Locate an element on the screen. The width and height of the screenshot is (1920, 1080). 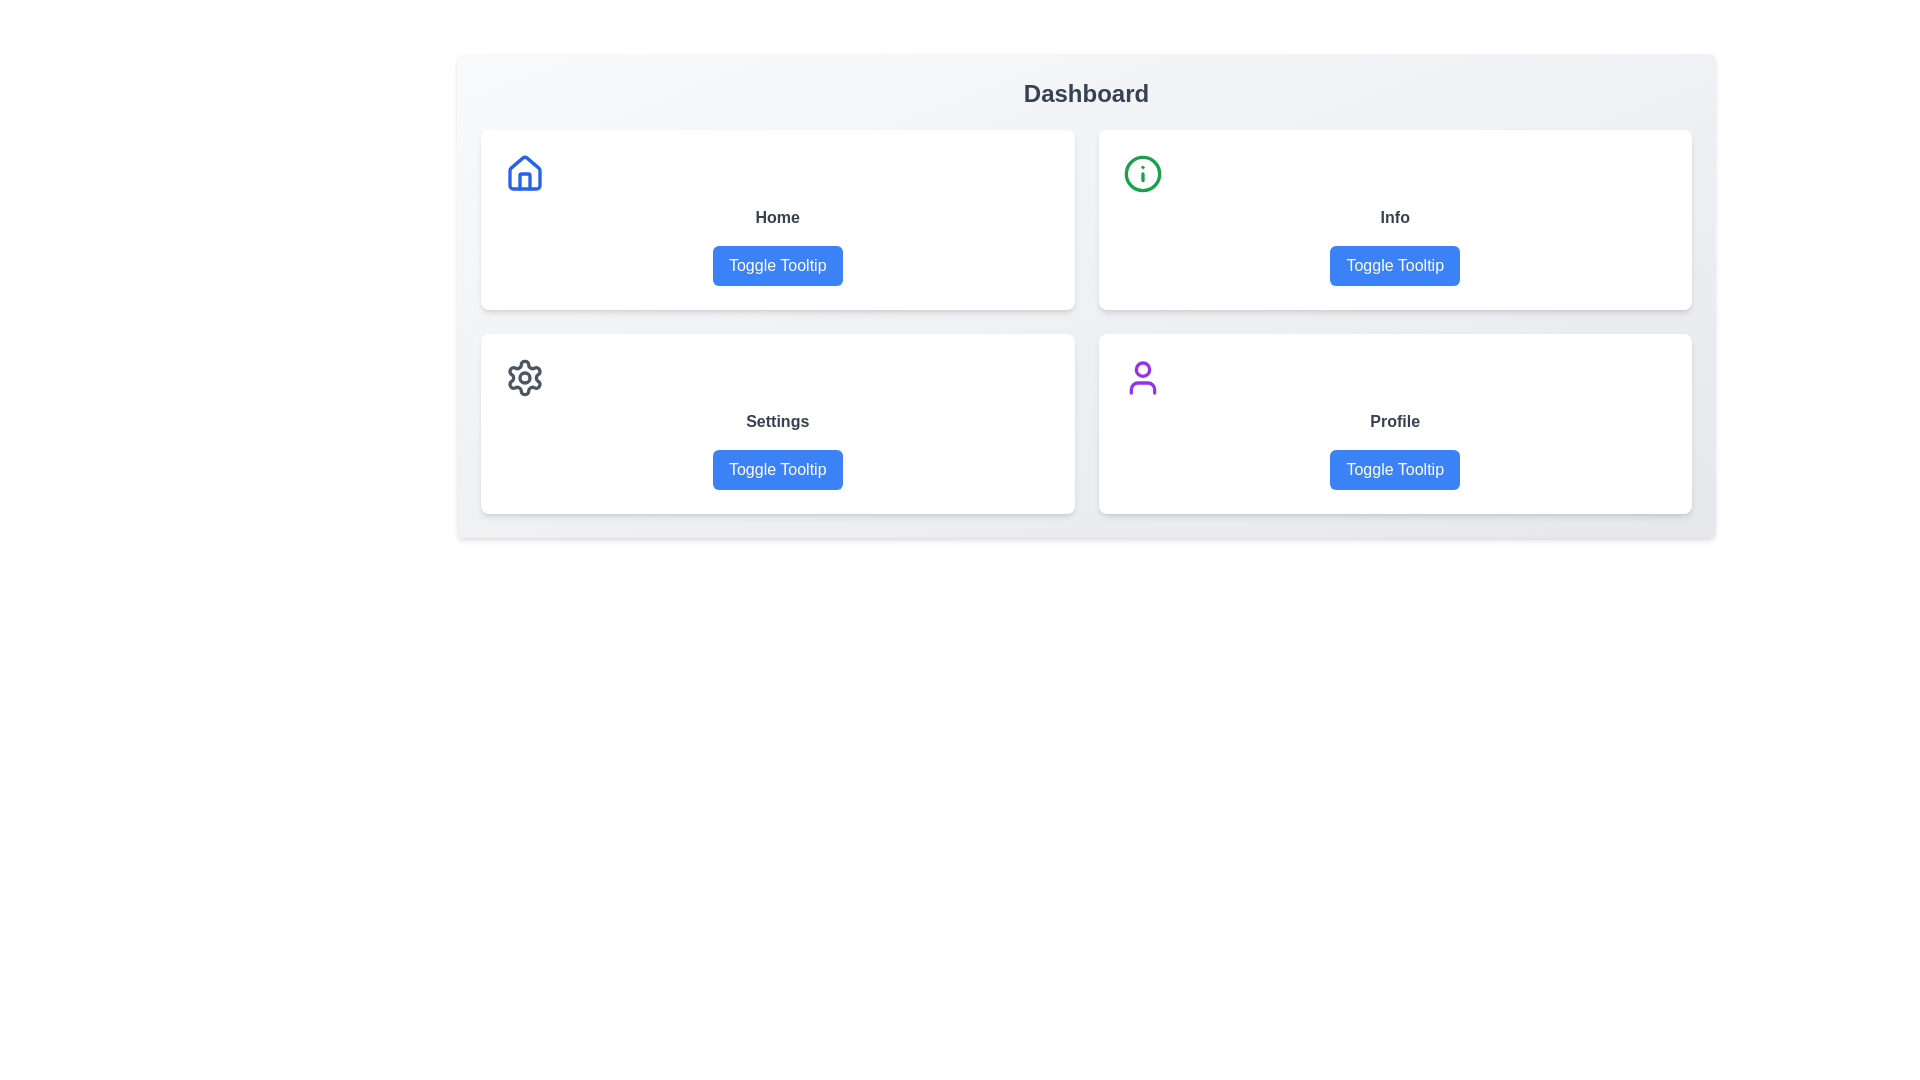
the first card in the top-left corner of the four-card grid layout to interact with the 'Home' feature is located at coordinates (776, 219).